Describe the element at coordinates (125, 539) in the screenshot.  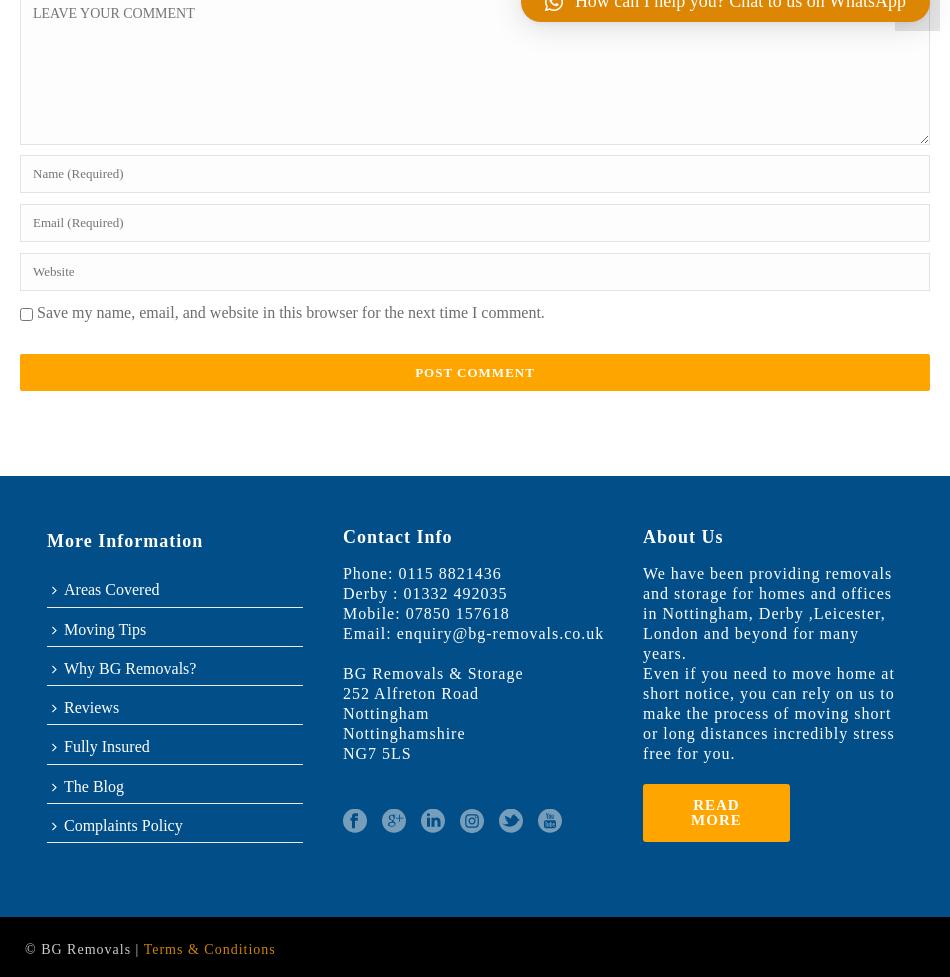
I see `'More Information'` at that location.